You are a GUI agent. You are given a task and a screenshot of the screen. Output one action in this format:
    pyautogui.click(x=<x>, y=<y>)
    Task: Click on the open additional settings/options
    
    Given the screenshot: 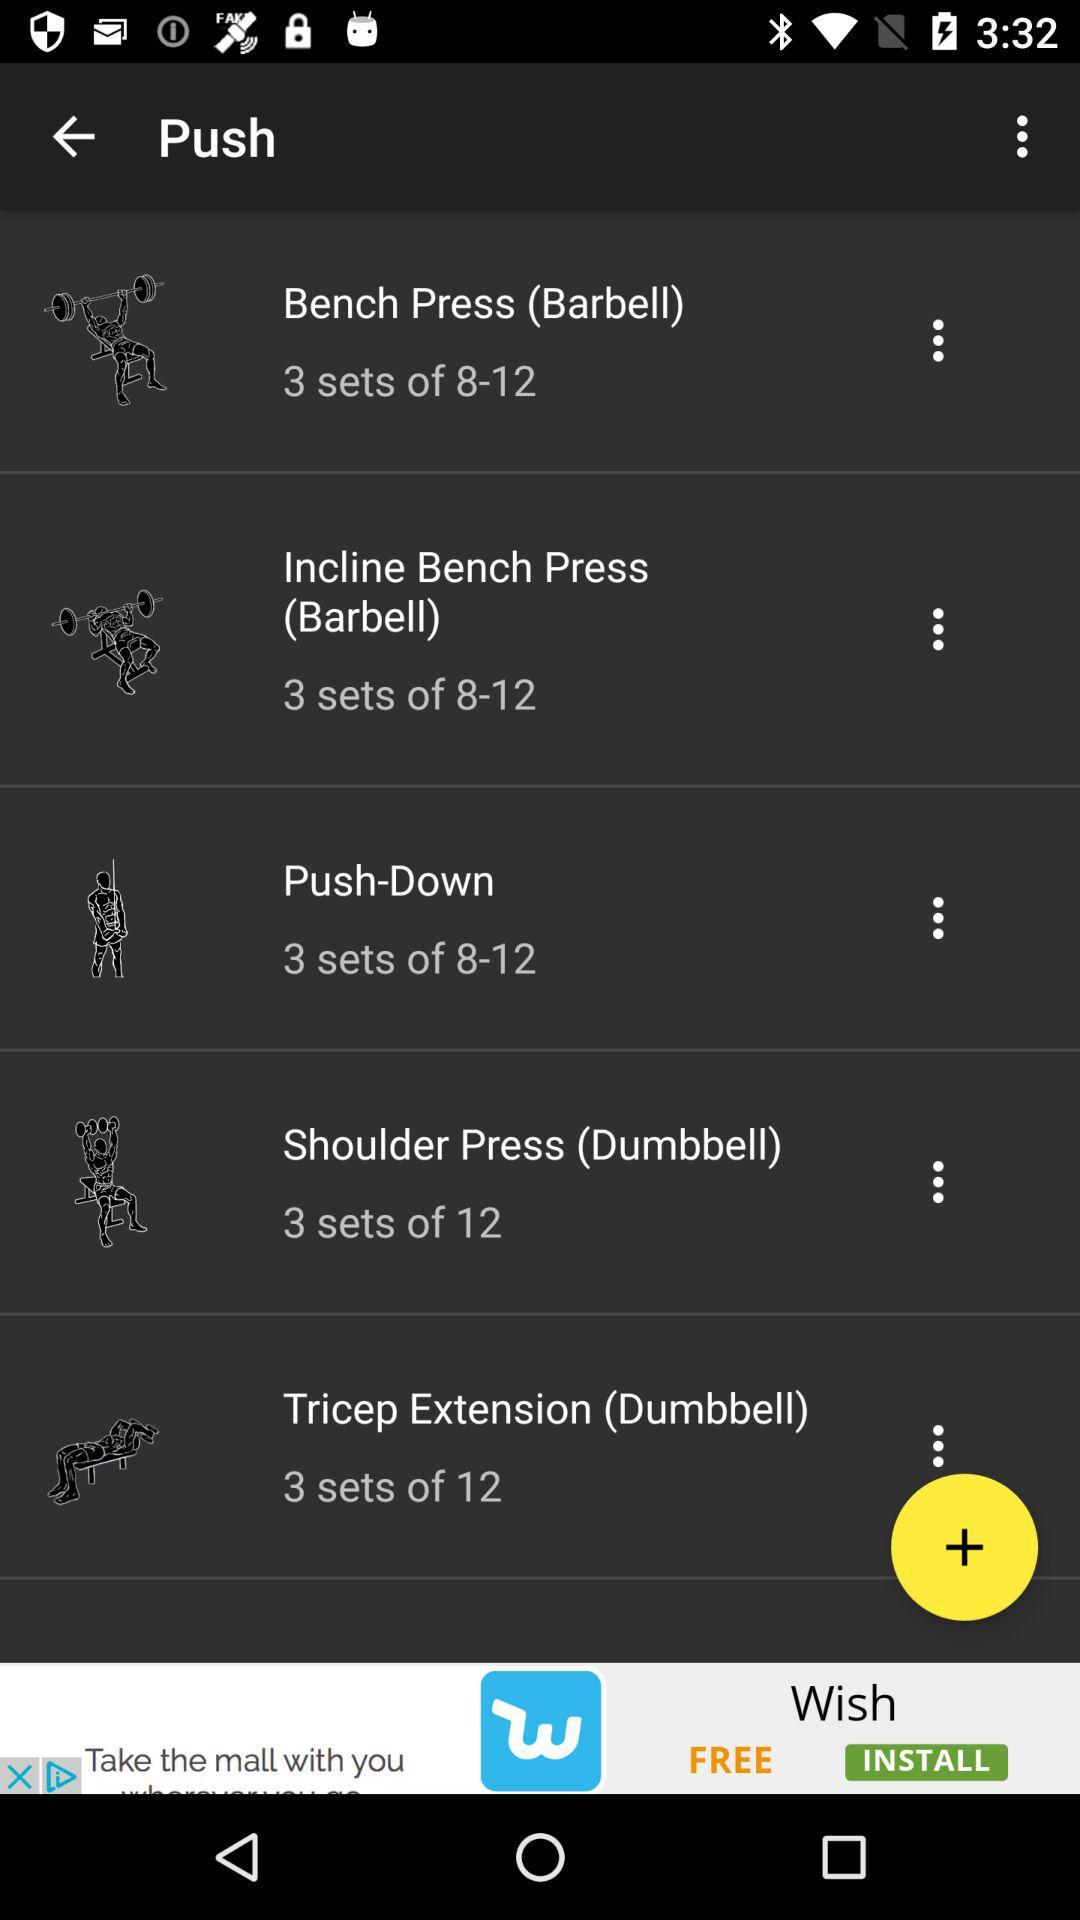 What is the action you would take?
    pyautogui.click(x=938, y=1445)
    